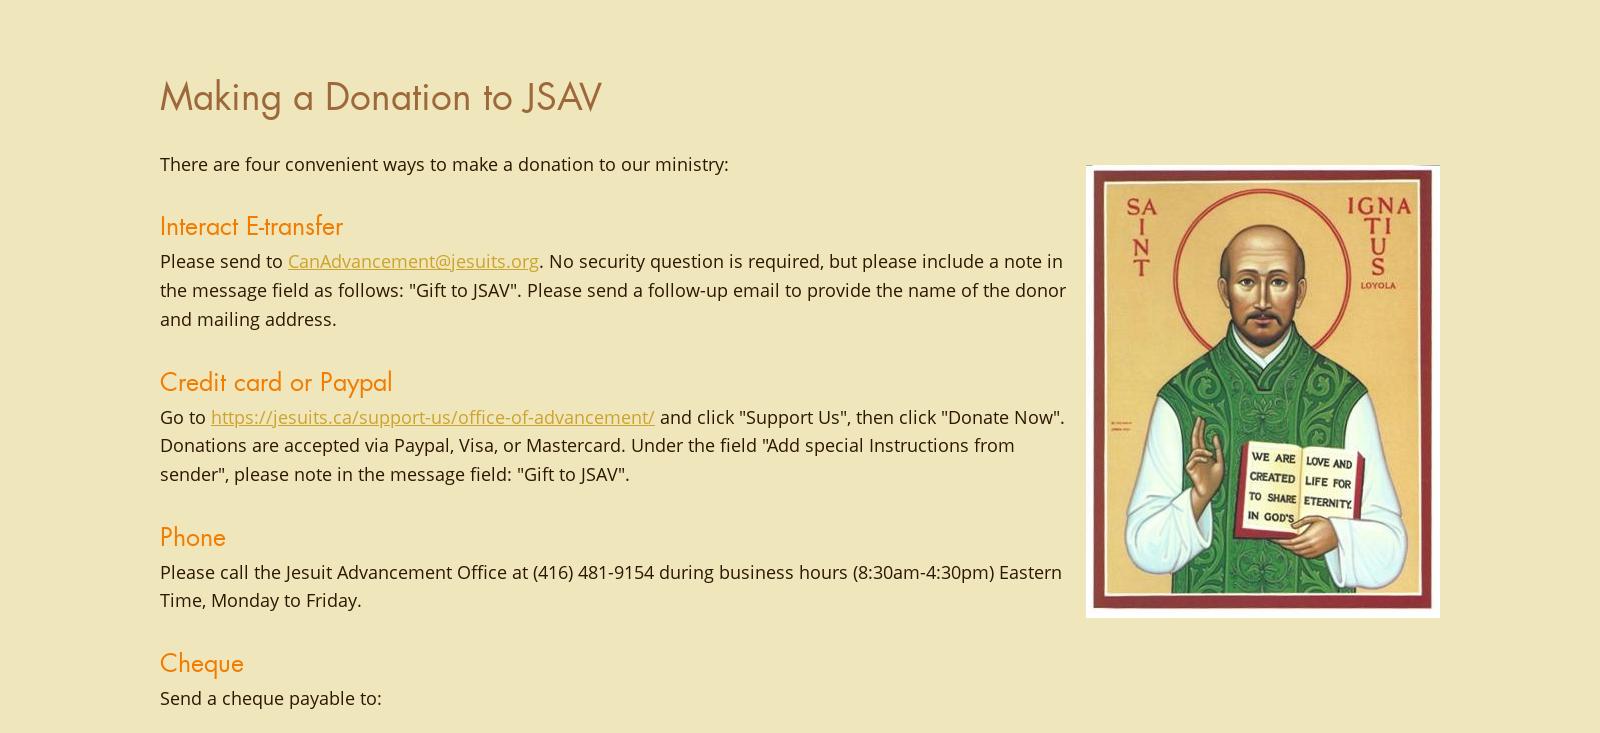 This screenshot has height=733, width=1600. Describe the element at coordinates (159, 261) in the screenshot. I see `'Please send to'` at that location.